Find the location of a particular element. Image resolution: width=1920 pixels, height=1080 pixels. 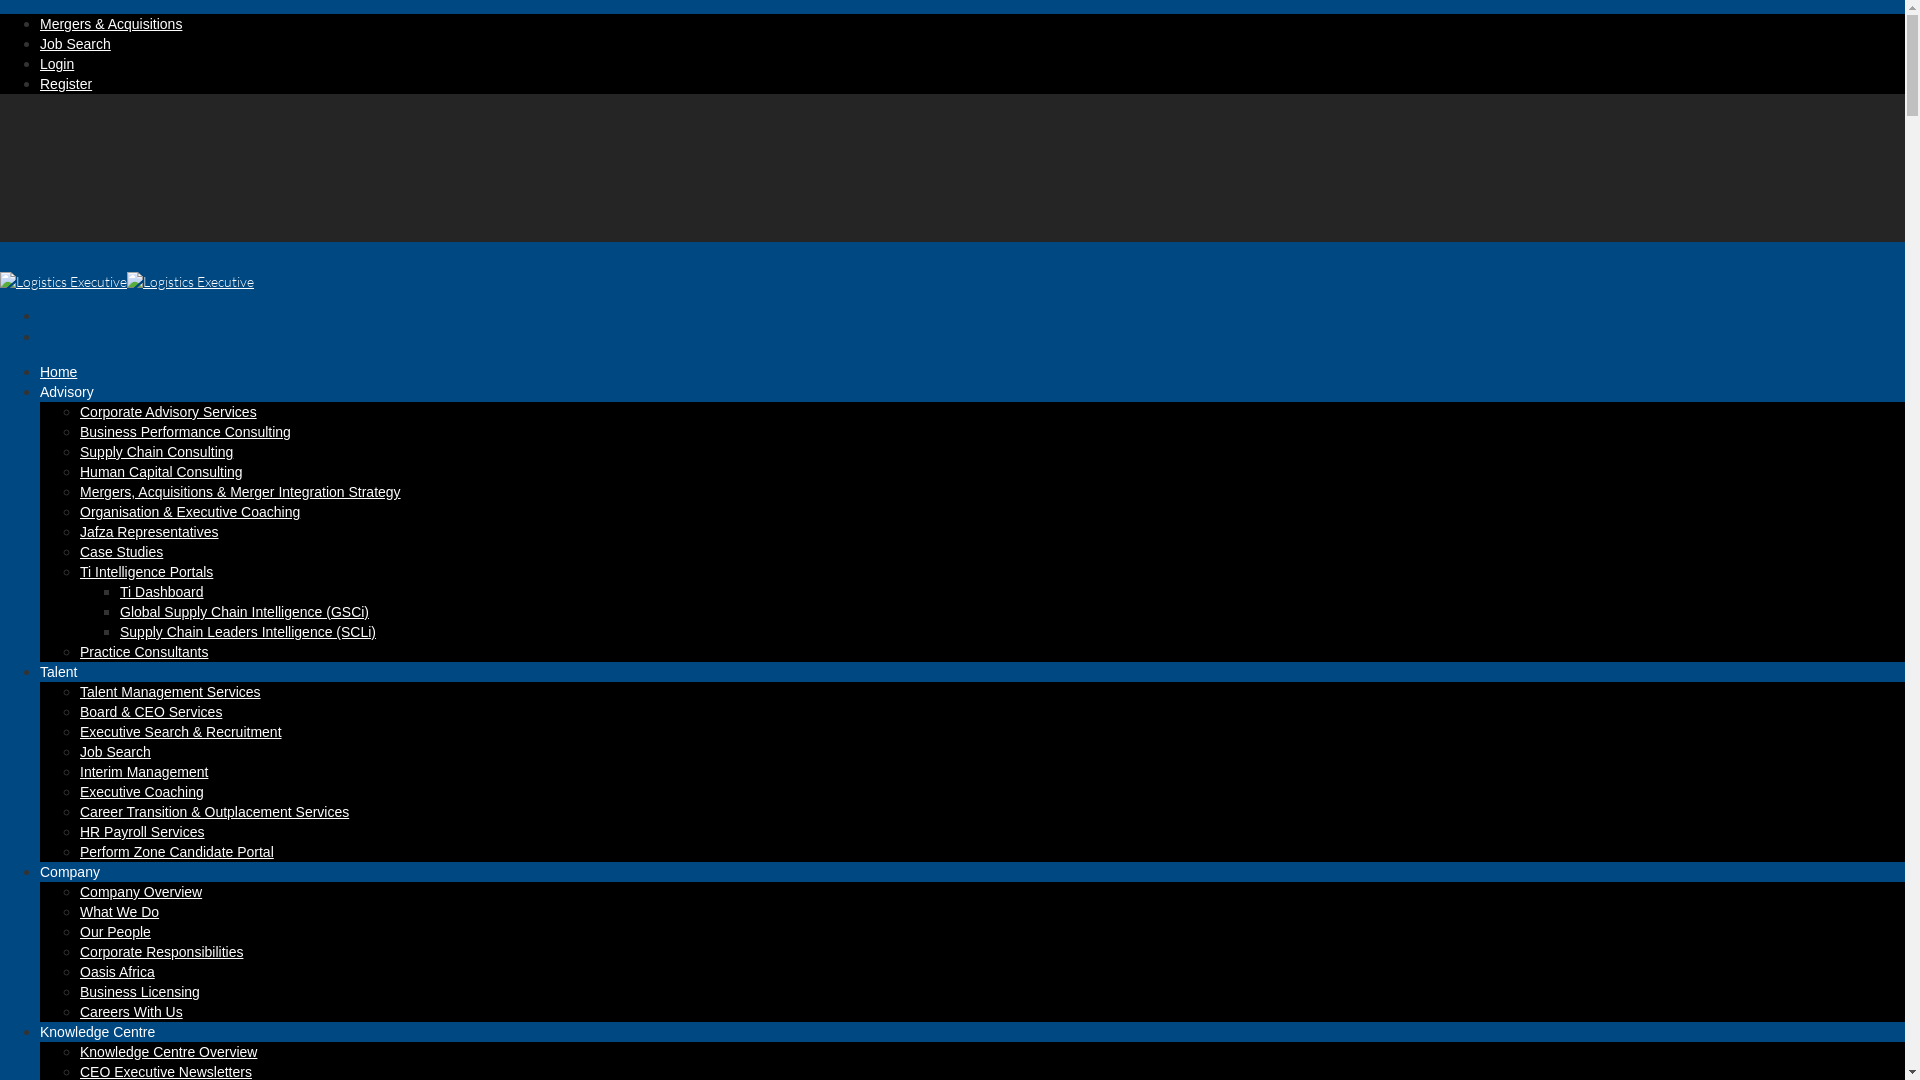

'What We Do' is located at coordinates (118, 911).